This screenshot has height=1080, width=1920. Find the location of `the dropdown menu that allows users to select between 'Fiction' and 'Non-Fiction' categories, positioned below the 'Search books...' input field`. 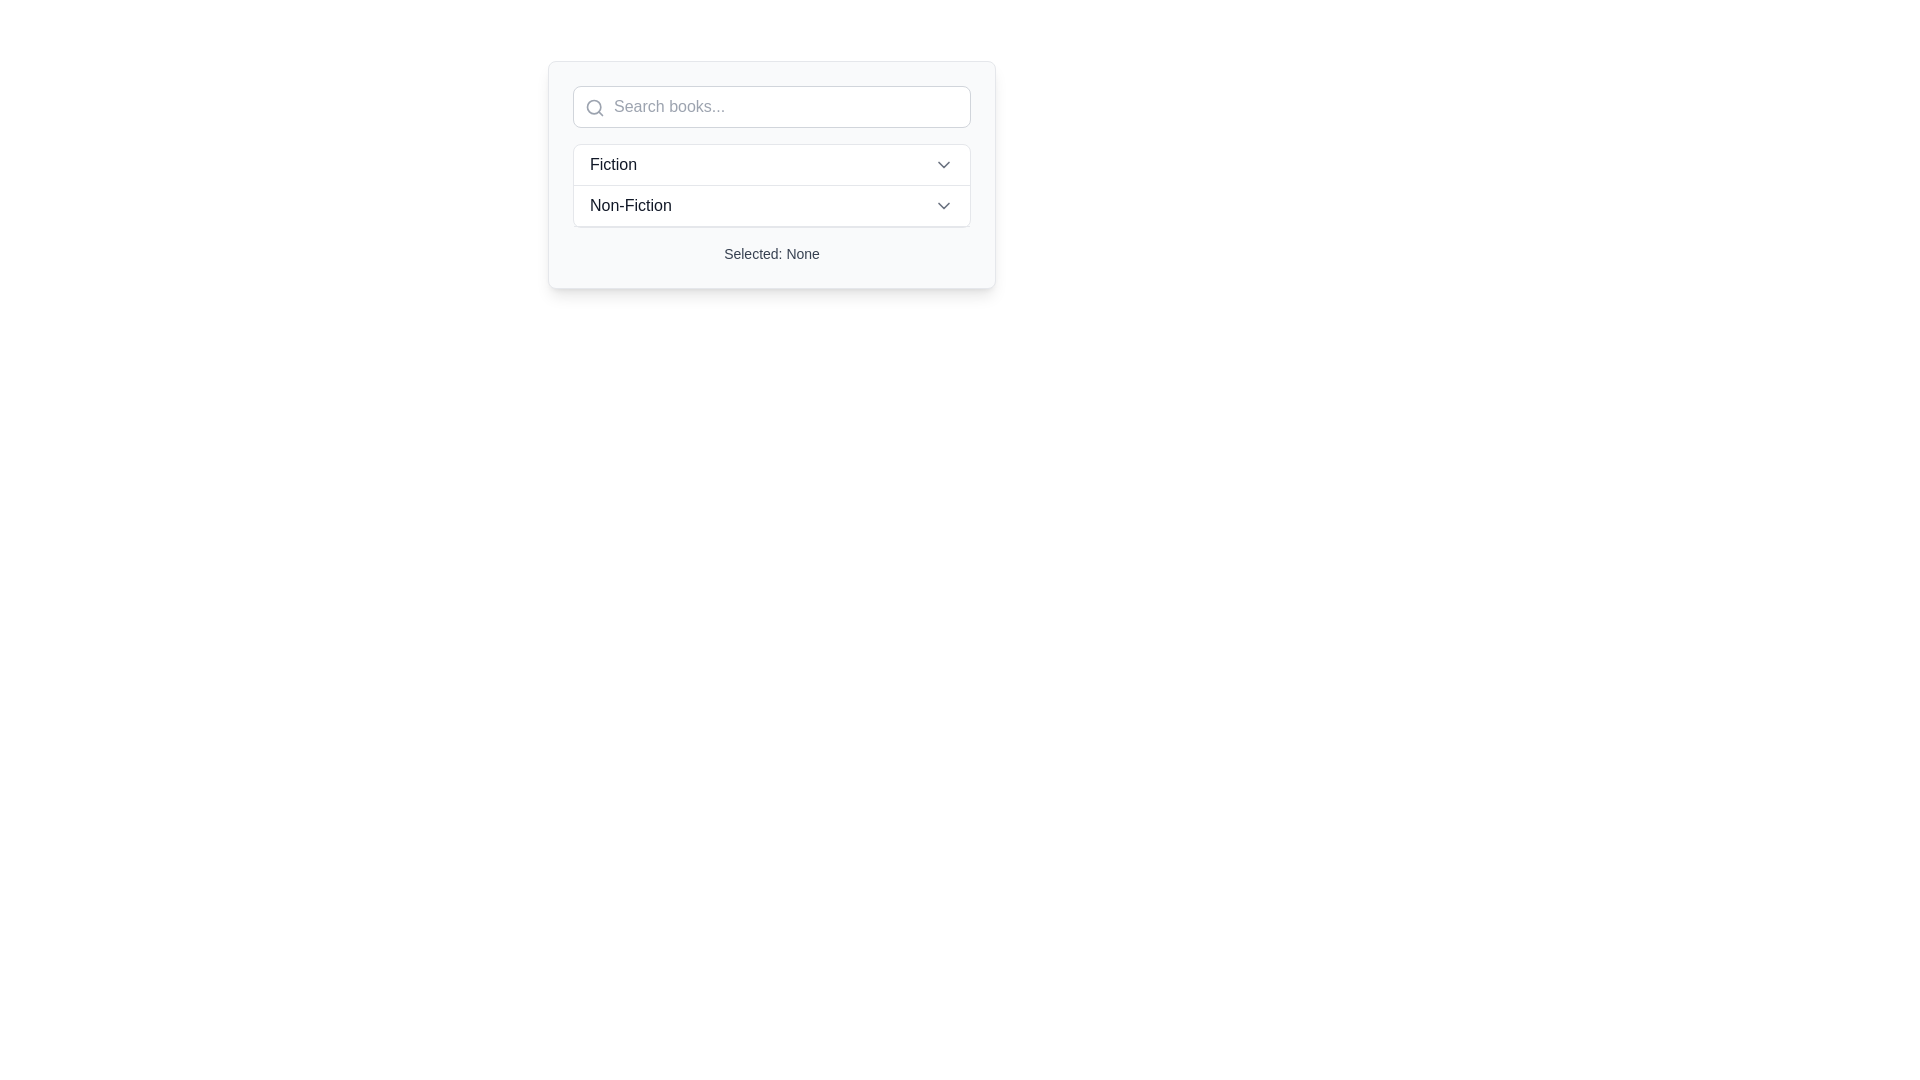

the dropdown menu that allows users to select between 'Fiction' and 'Non-Fiction' categories, positioned below the 'Search books...' input field is located at coordinates (771, 185).